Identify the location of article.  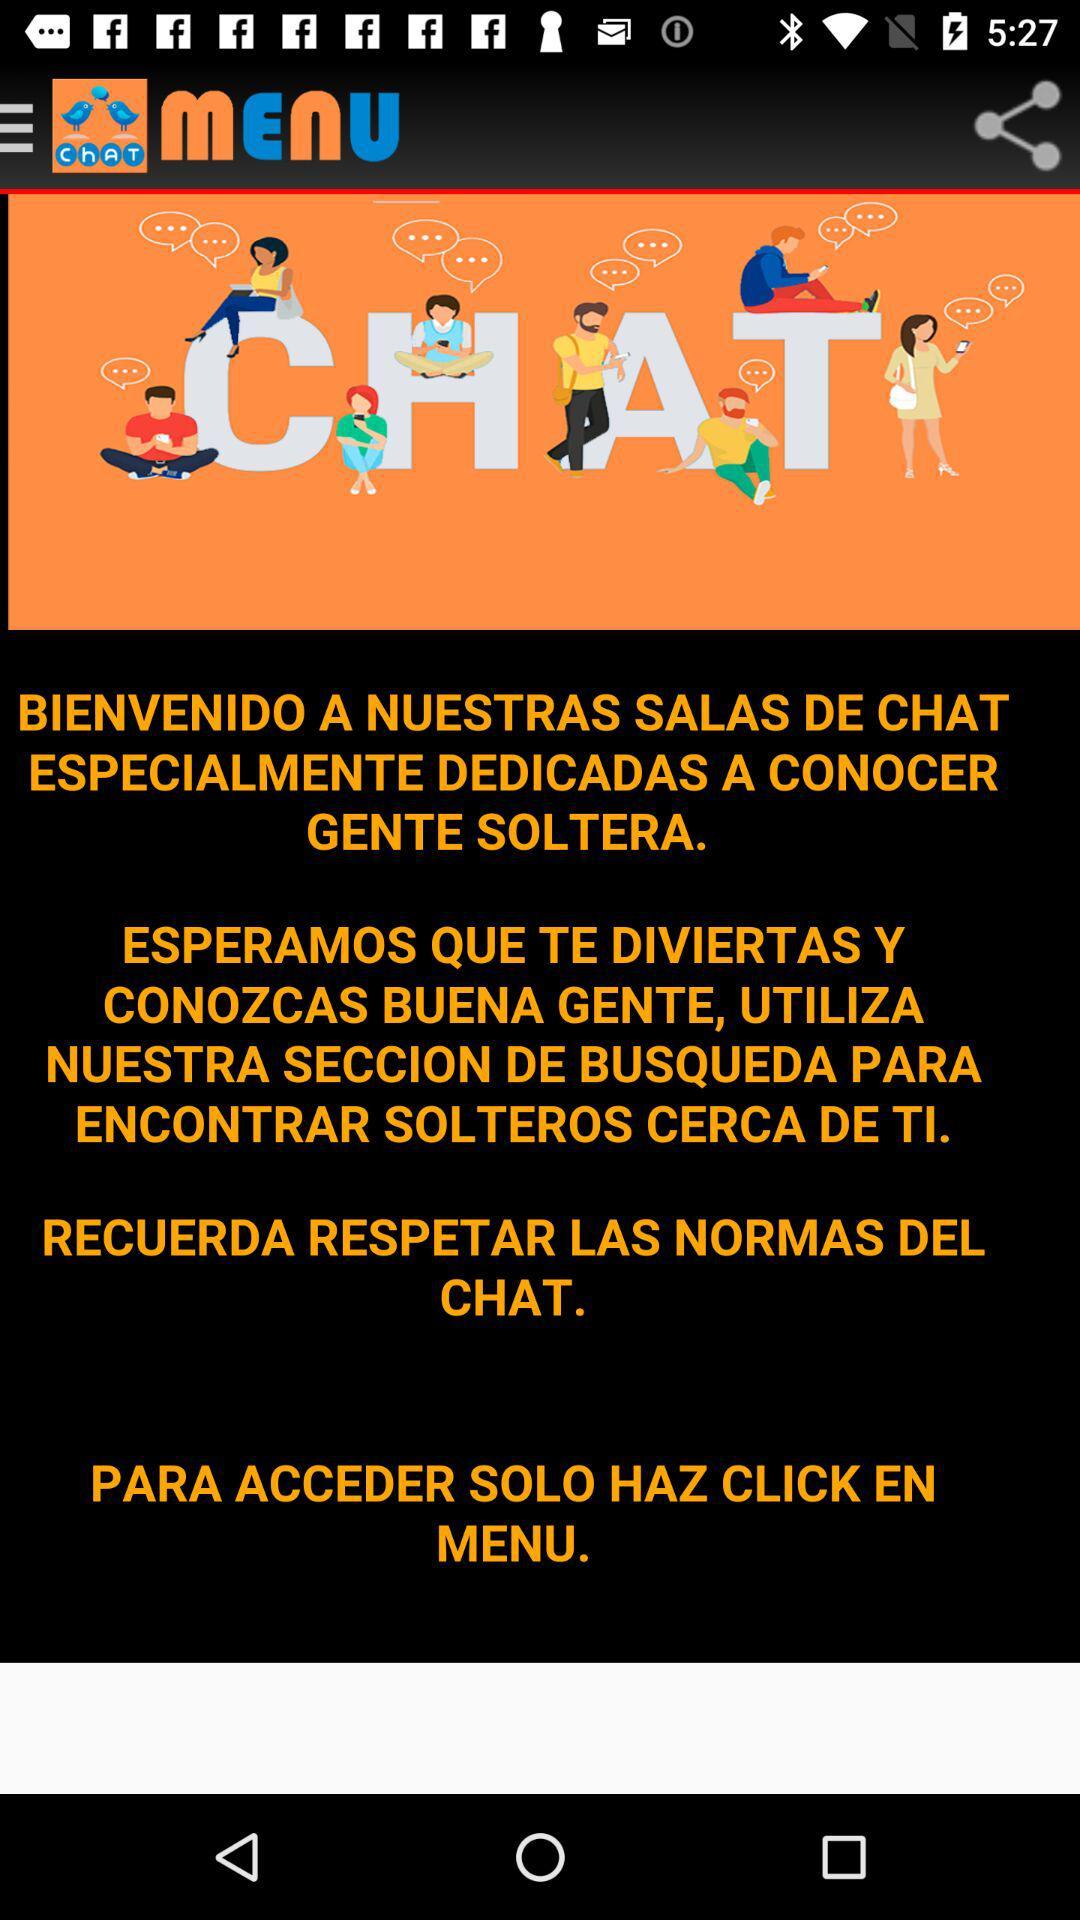
(26, 124).